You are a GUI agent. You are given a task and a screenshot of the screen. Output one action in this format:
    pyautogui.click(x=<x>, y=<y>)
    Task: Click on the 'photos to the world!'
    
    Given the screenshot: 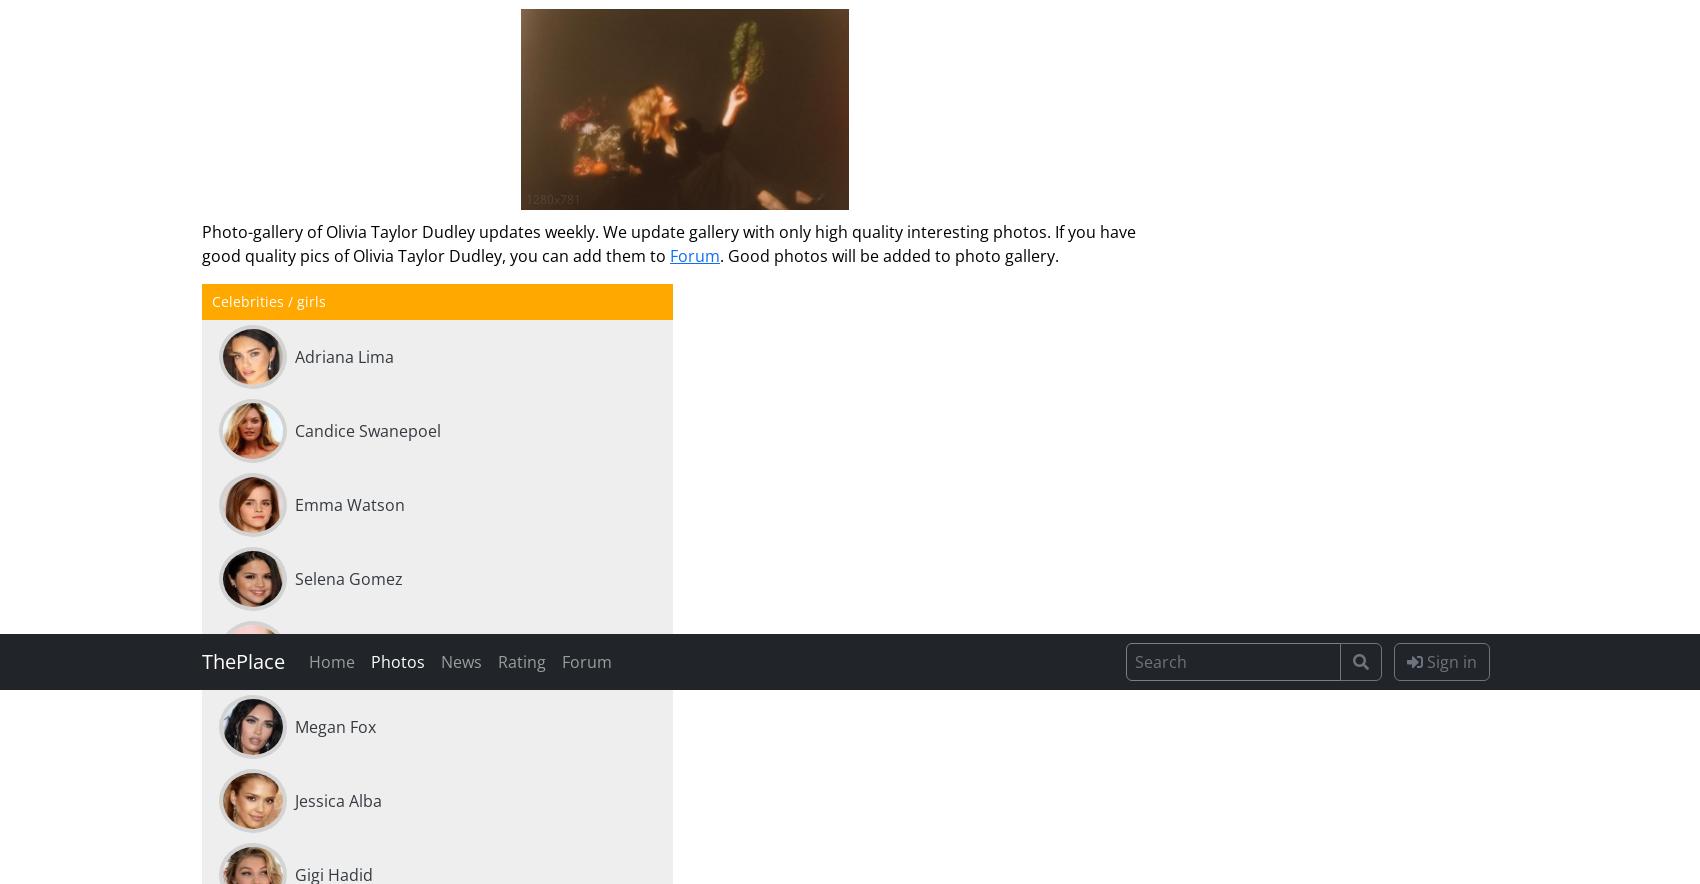 What is the action you would take?
    pyautogui.click(x=362, y=766)
    